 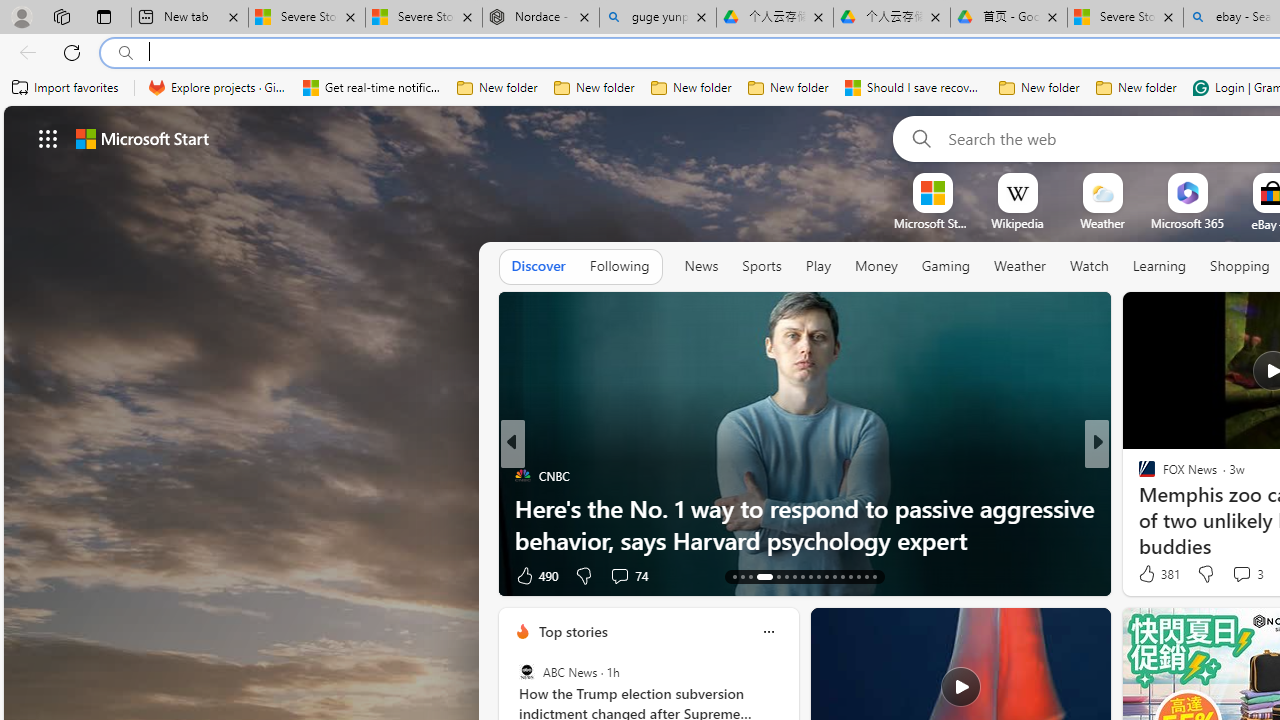 What do you see at coordinates (1240, 575) in the screenshot?
I see `'View comments 4 Comment'` at bounding box center [1240, 575].